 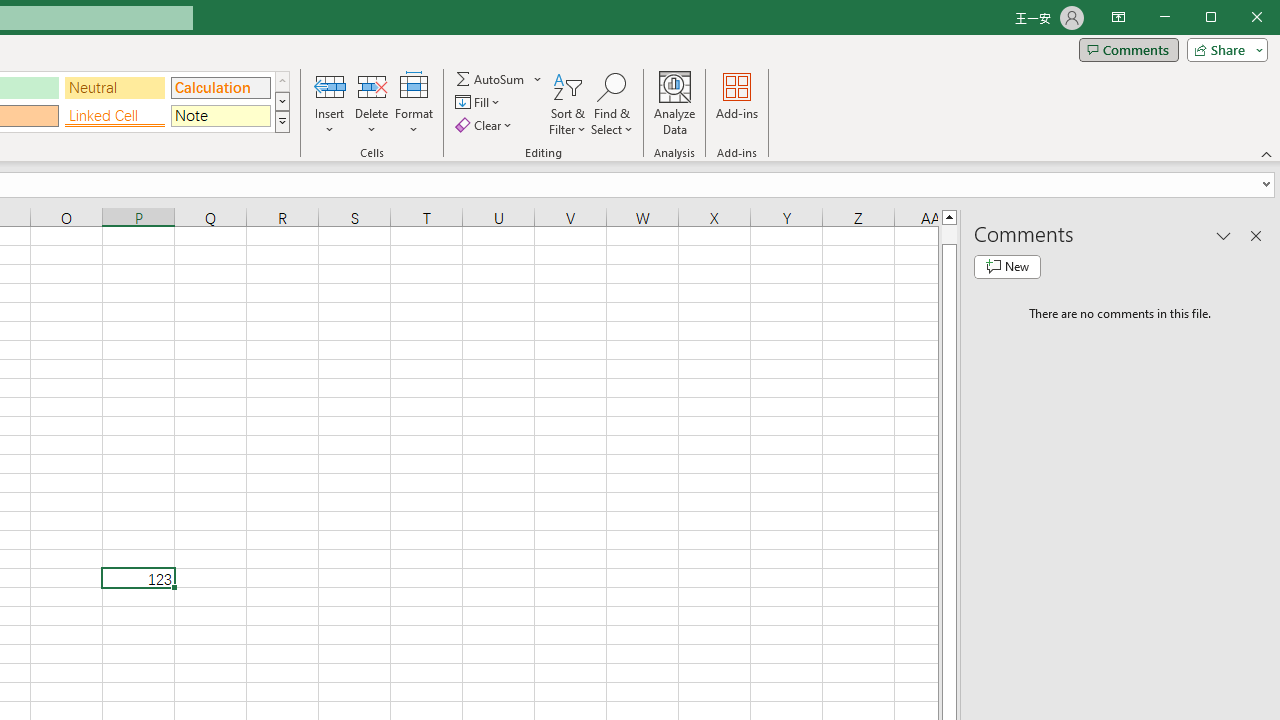 What do you see at coordinates (220, 87) in the screenshot?
I see `'Calculation'` at bounding box center [220, 87].